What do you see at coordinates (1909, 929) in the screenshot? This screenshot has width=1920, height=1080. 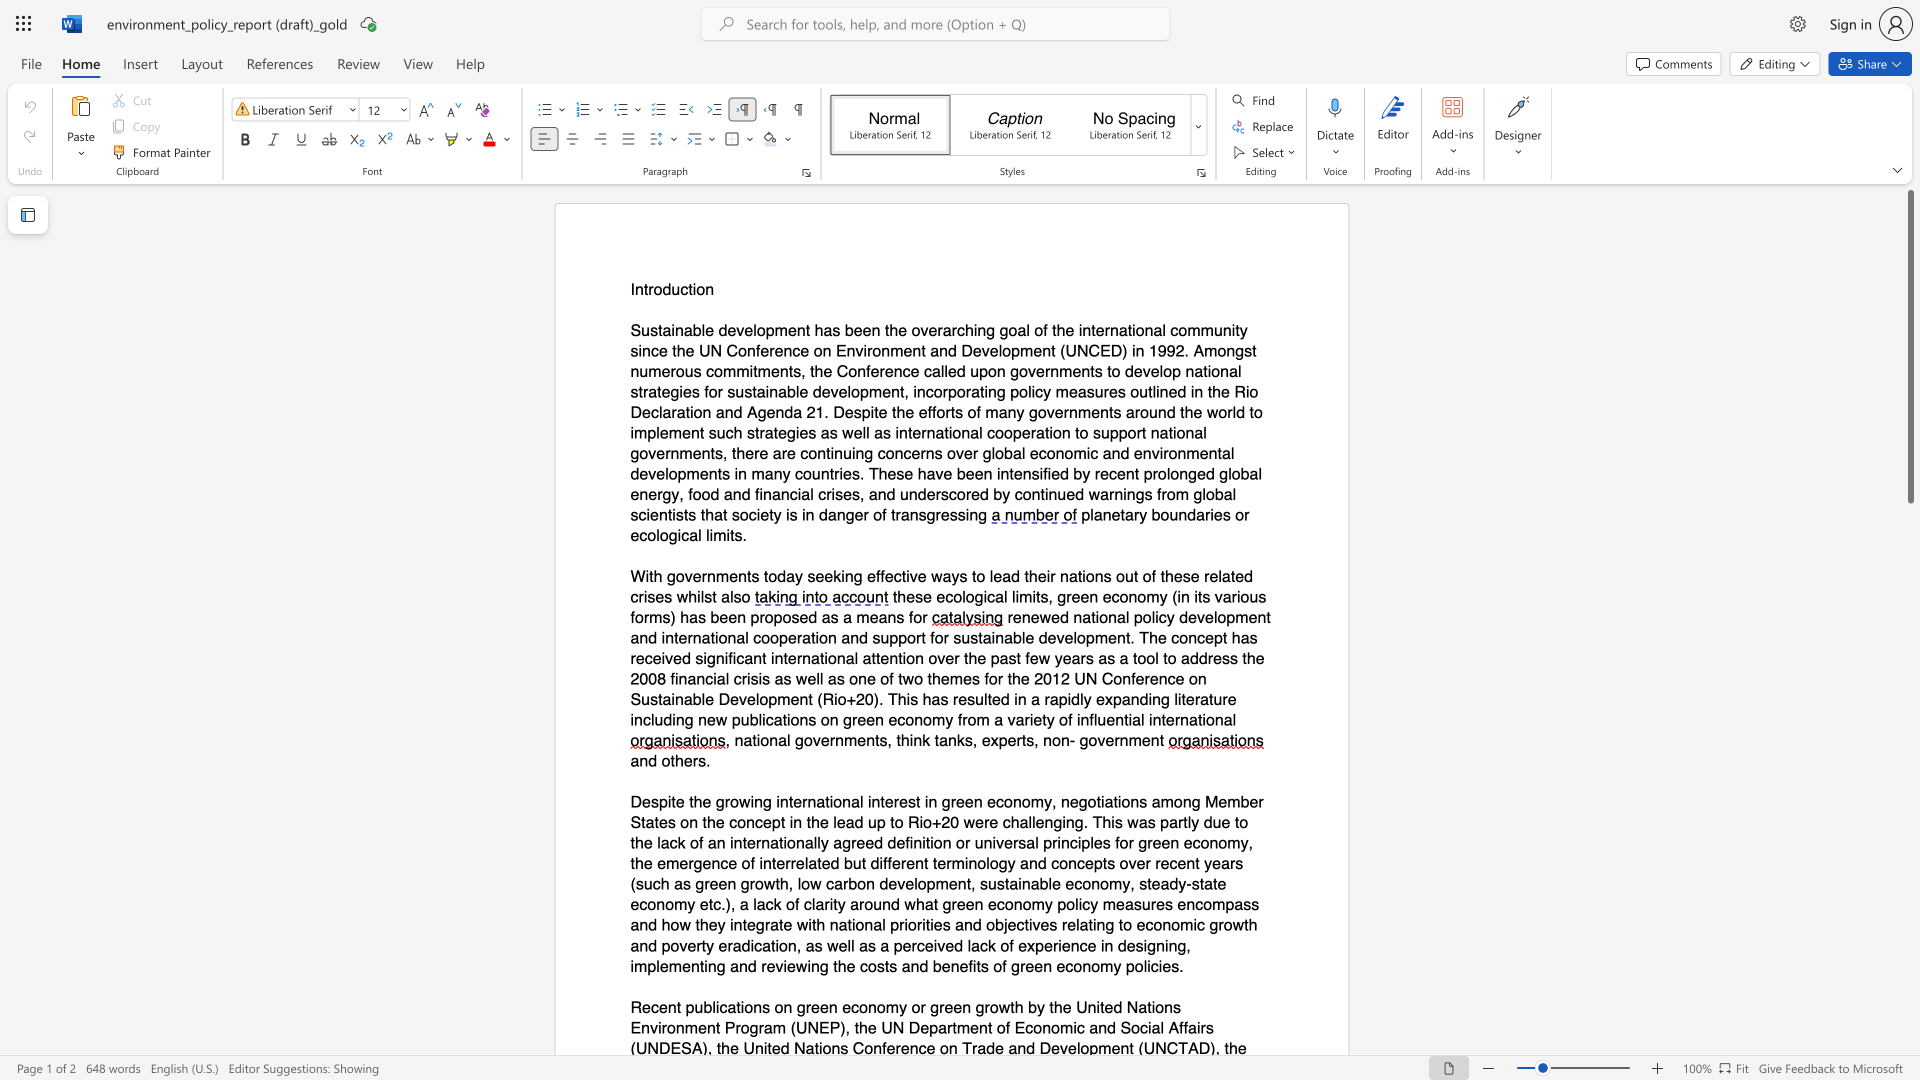 I see `the scrollbar to move the view down` at bounding box center [1909, 929].